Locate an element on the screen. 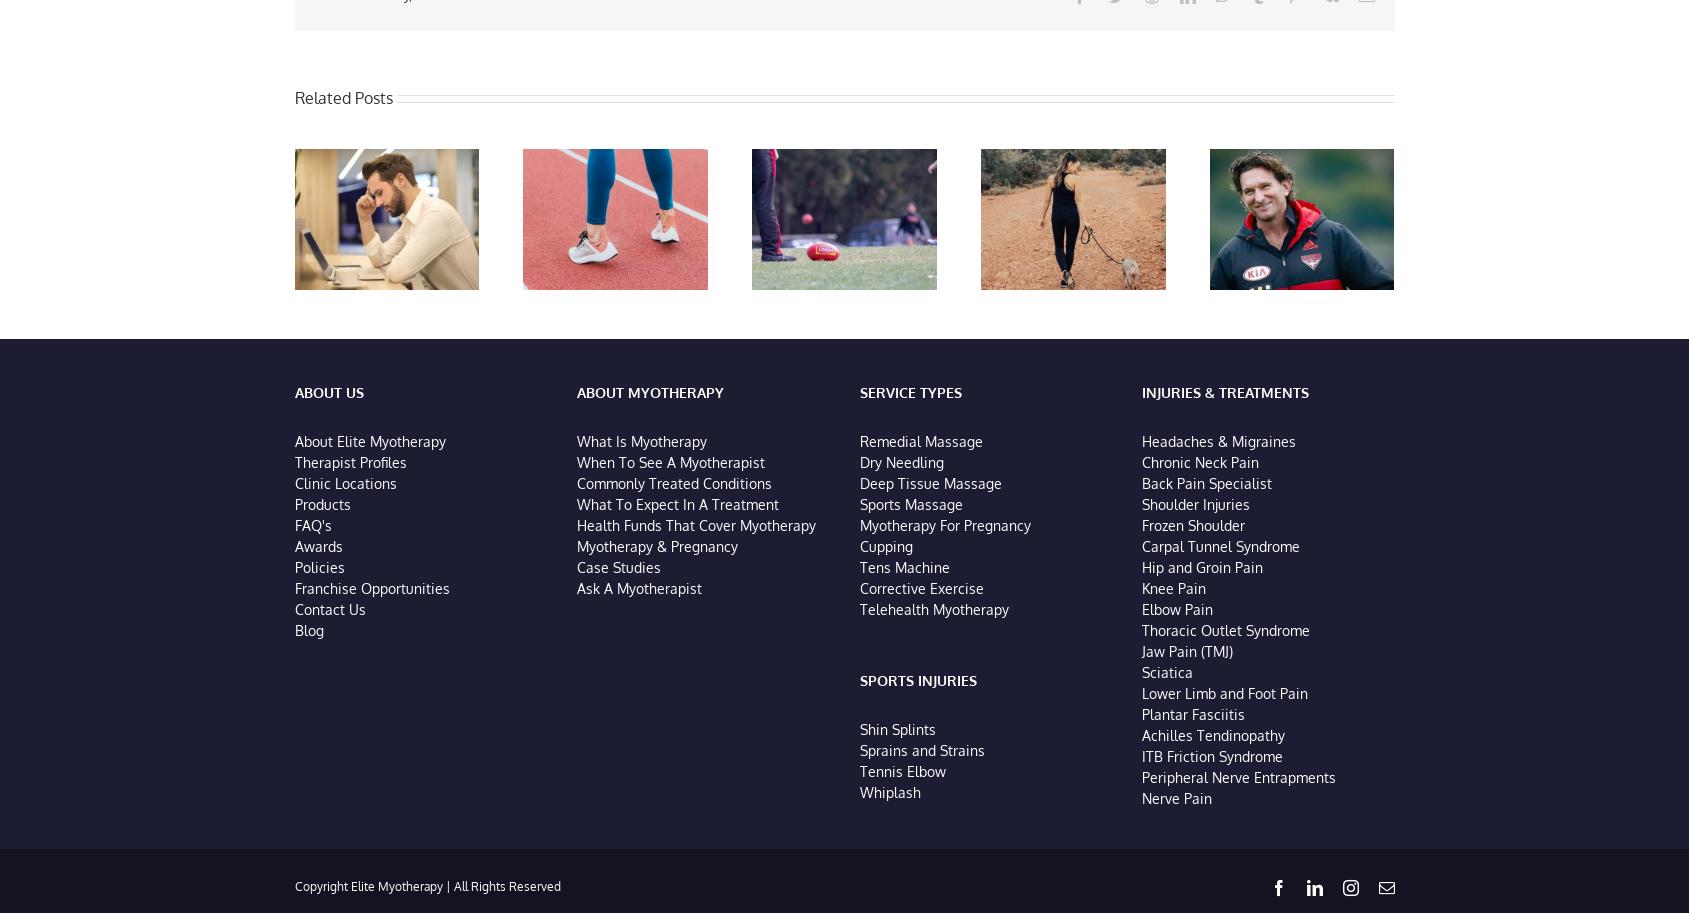 This screenshot has height=913, width=1689. 'Related Posts' is located at coordinates (294, 100).